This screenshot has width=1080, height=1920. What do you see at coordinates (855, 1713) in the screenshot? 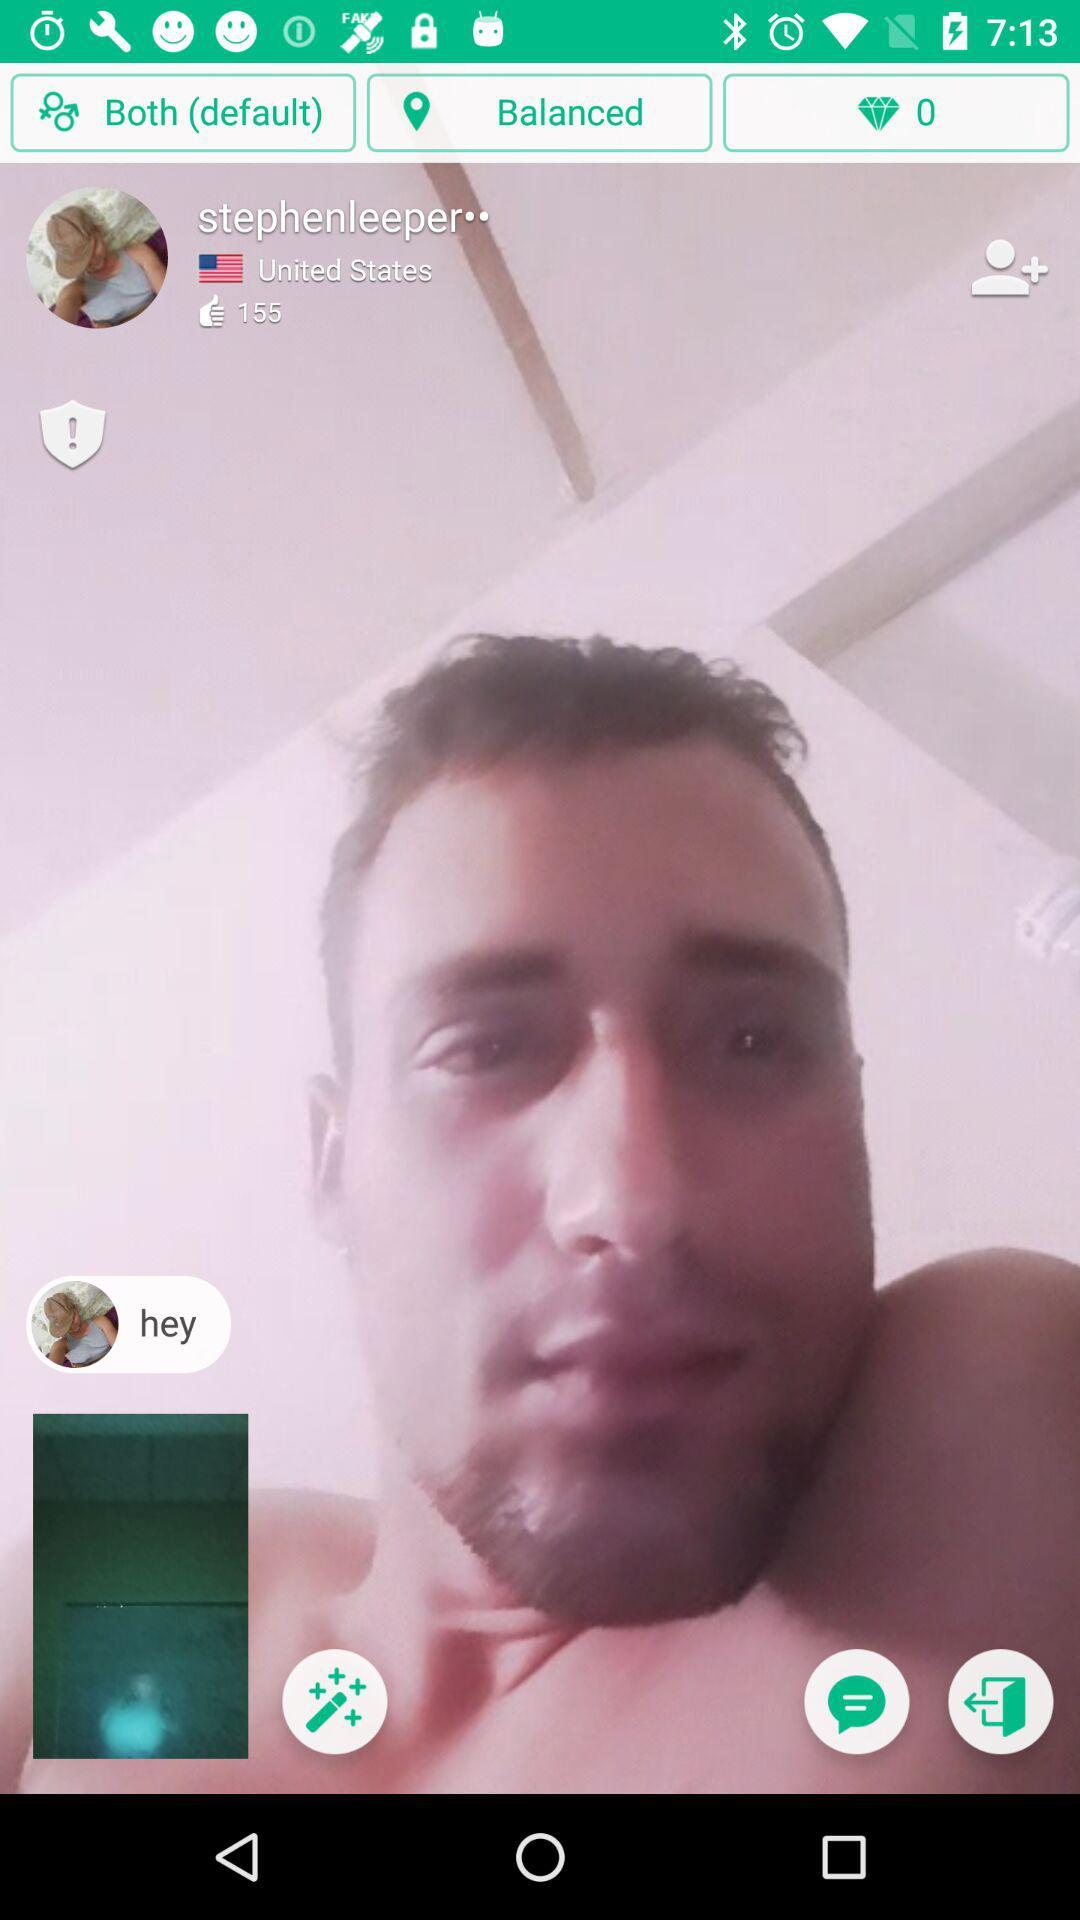
I see `message button` at bounding box center [855, 1713].